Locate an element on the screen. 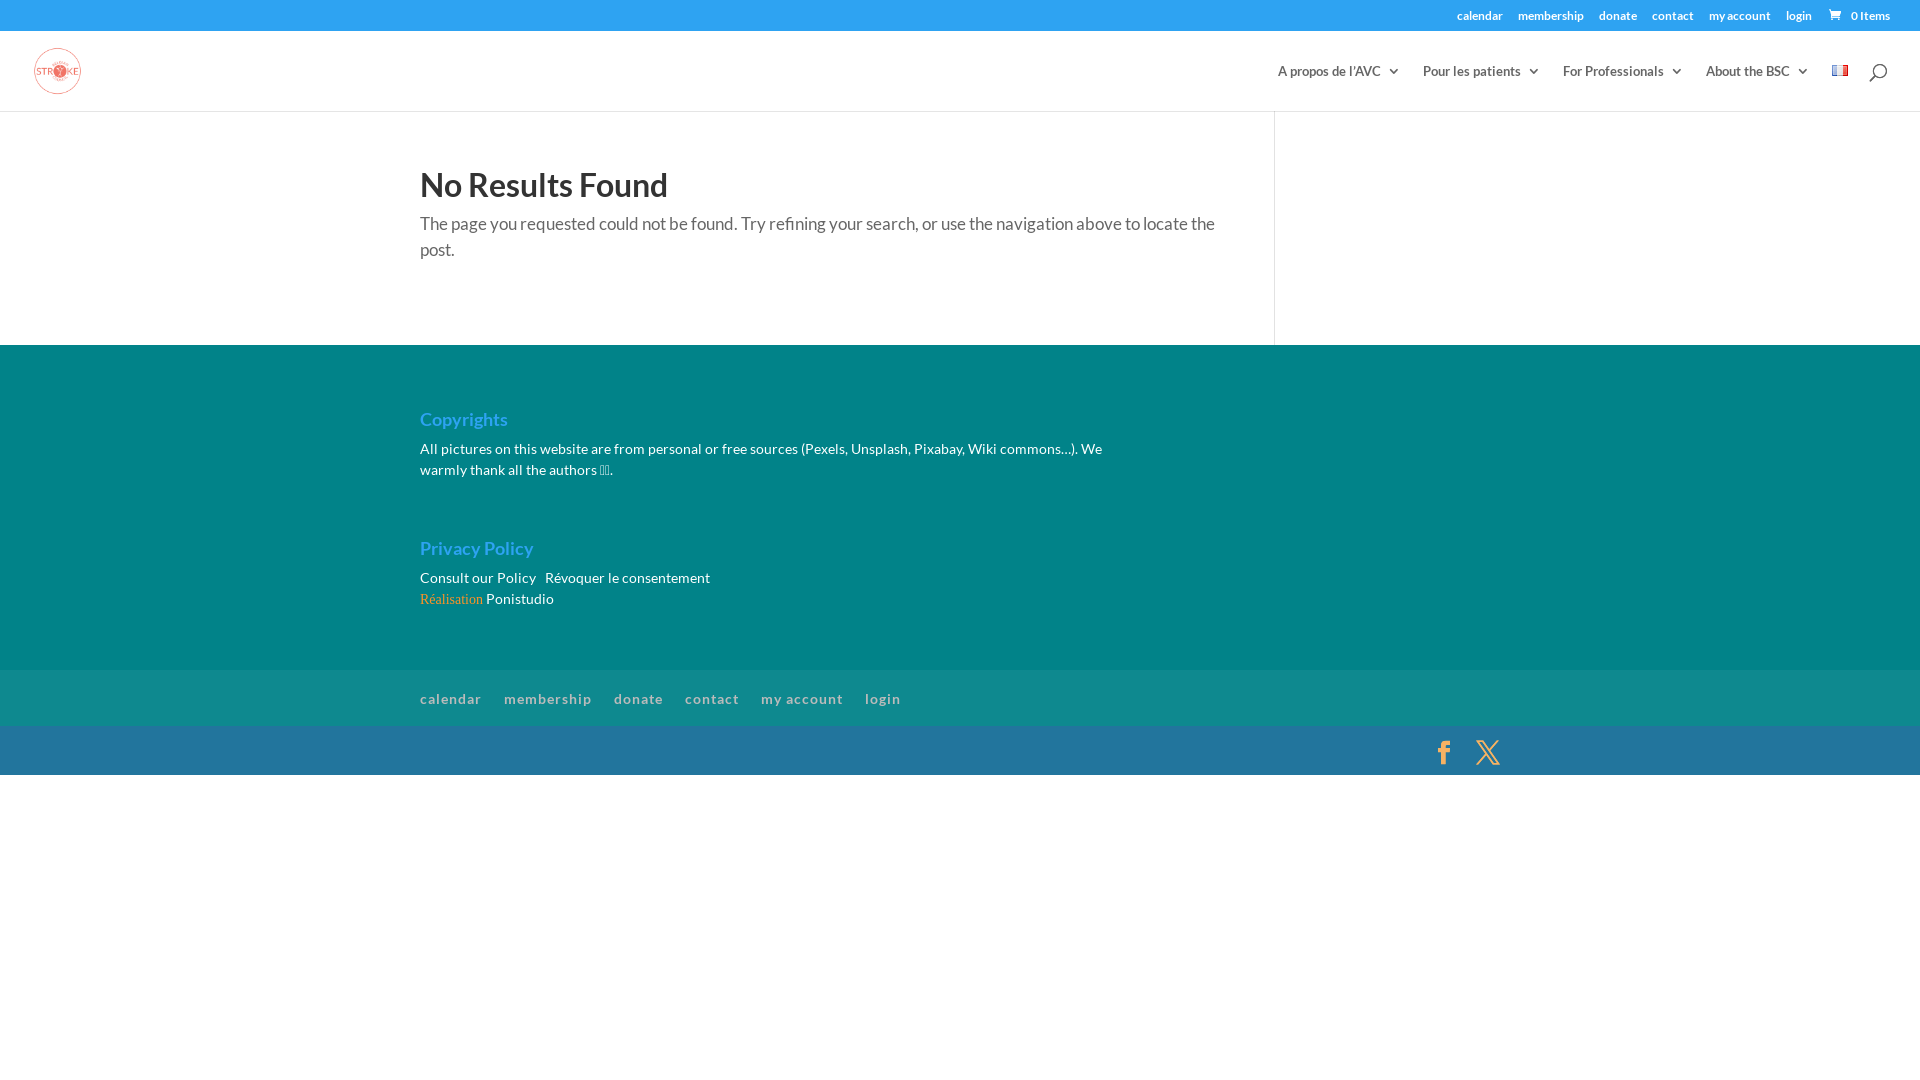 This screenshot has width=1920, height=1080. 'calendar' is located at coordinates (450, 697).